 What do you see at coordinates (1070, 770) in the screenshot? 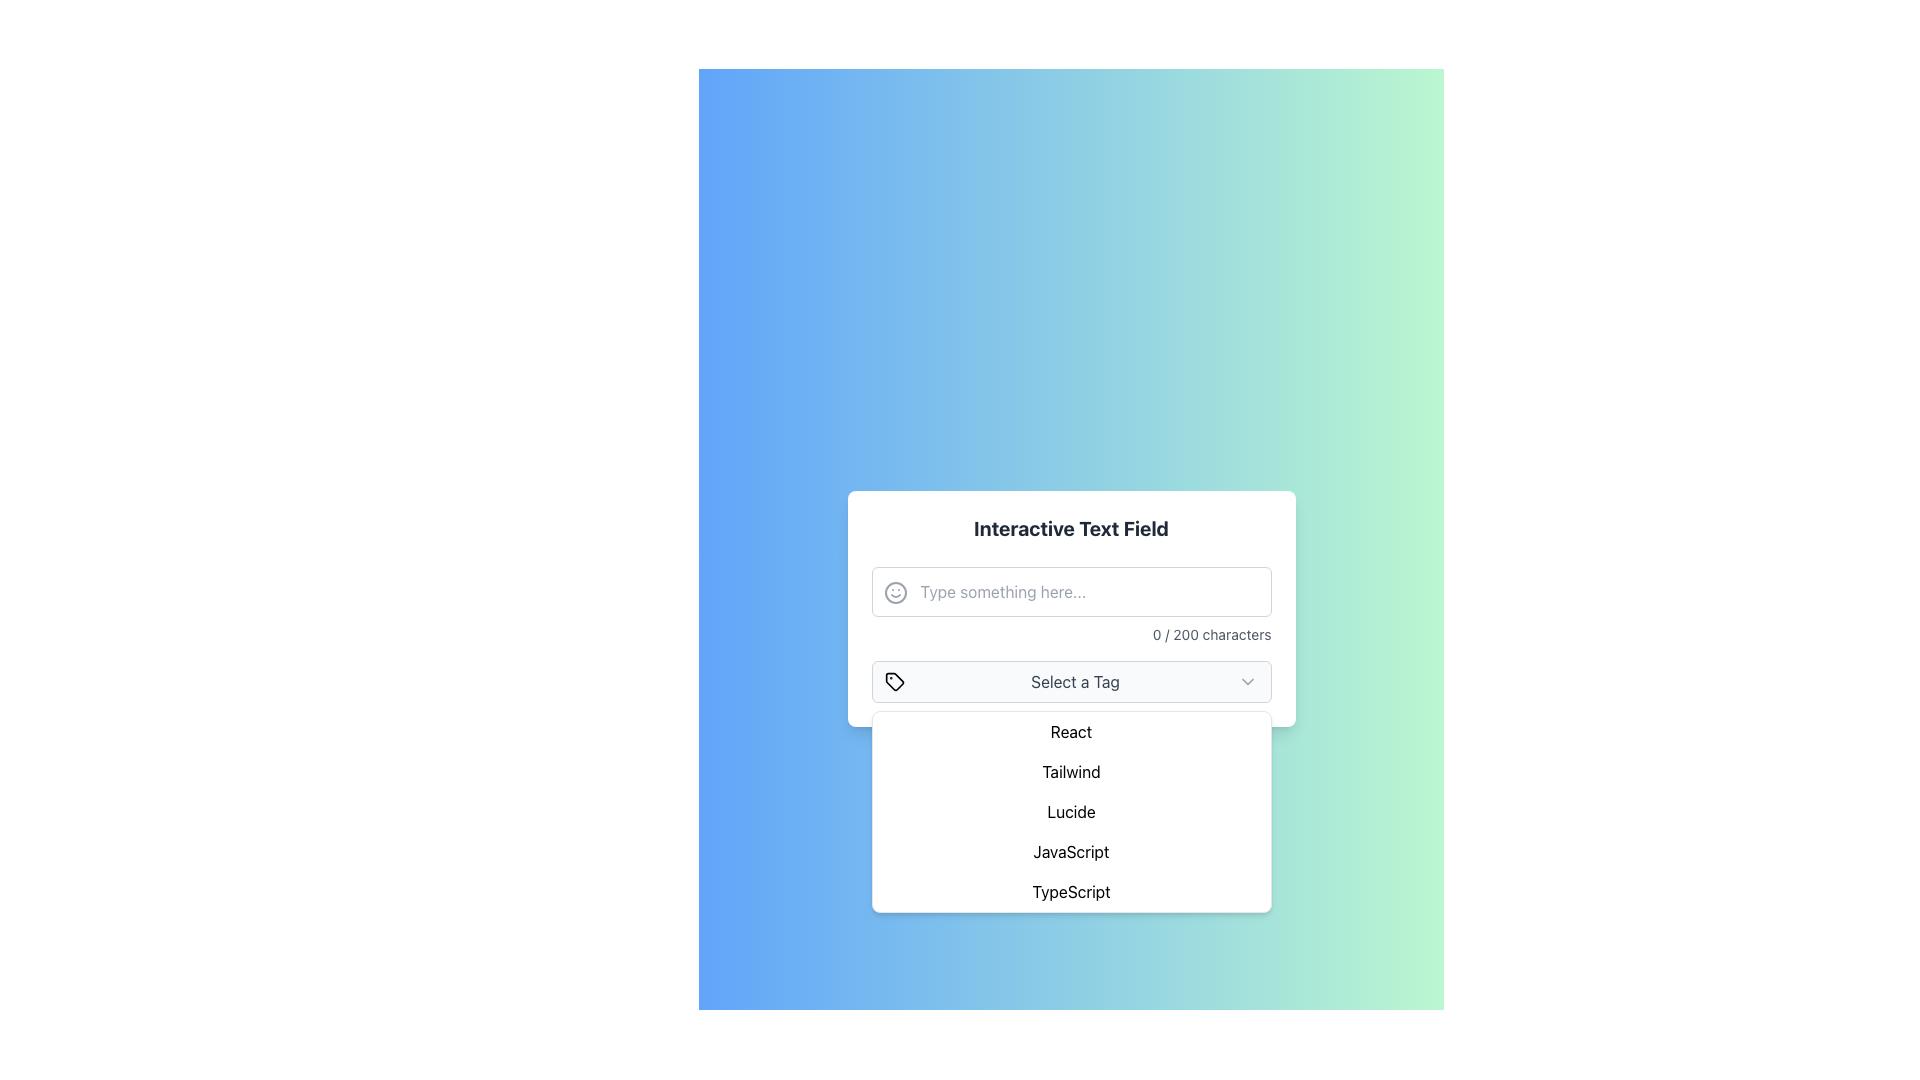
I see `the dropdown option 'Tailwind' which is the second item in the list of options within the dropdown menu` at bounding box center [1070, 770].